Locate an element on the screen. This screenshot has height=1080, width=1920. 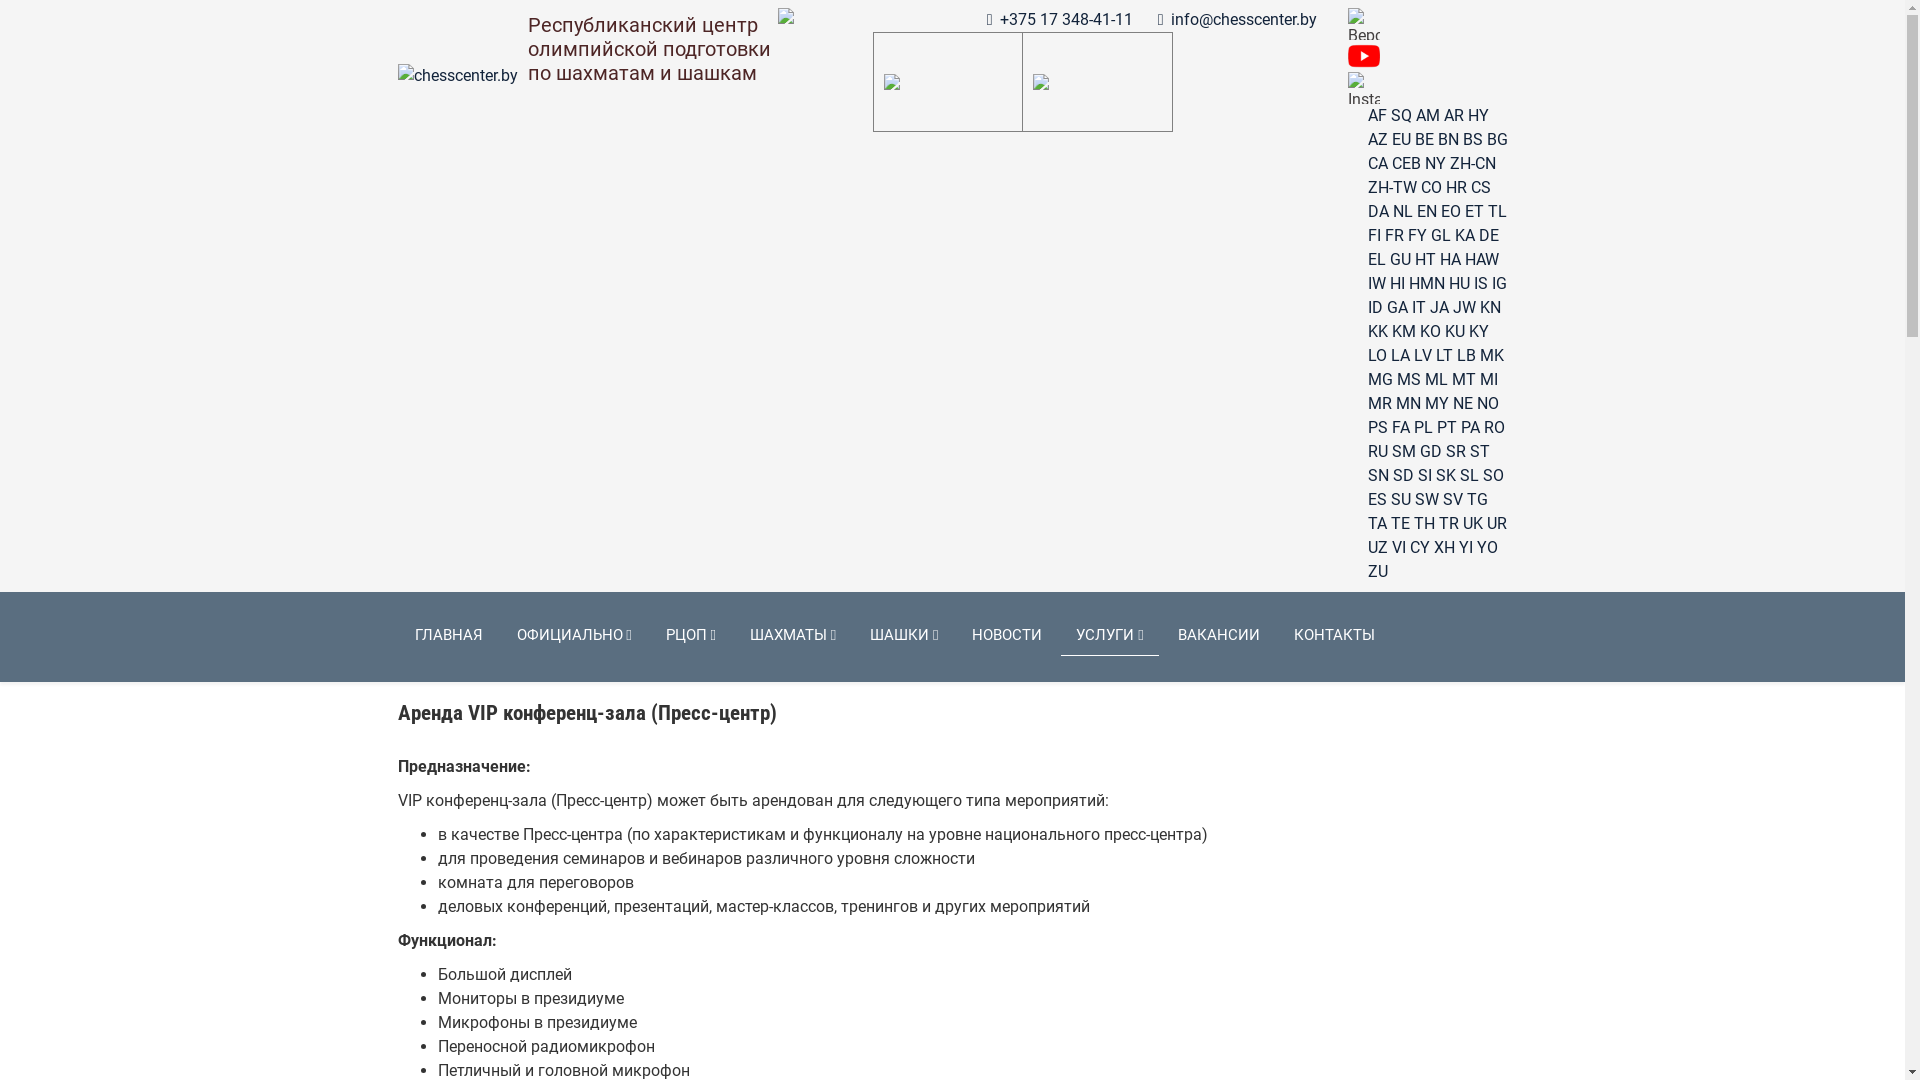
'PS' is located at coordinates (1376, 426).